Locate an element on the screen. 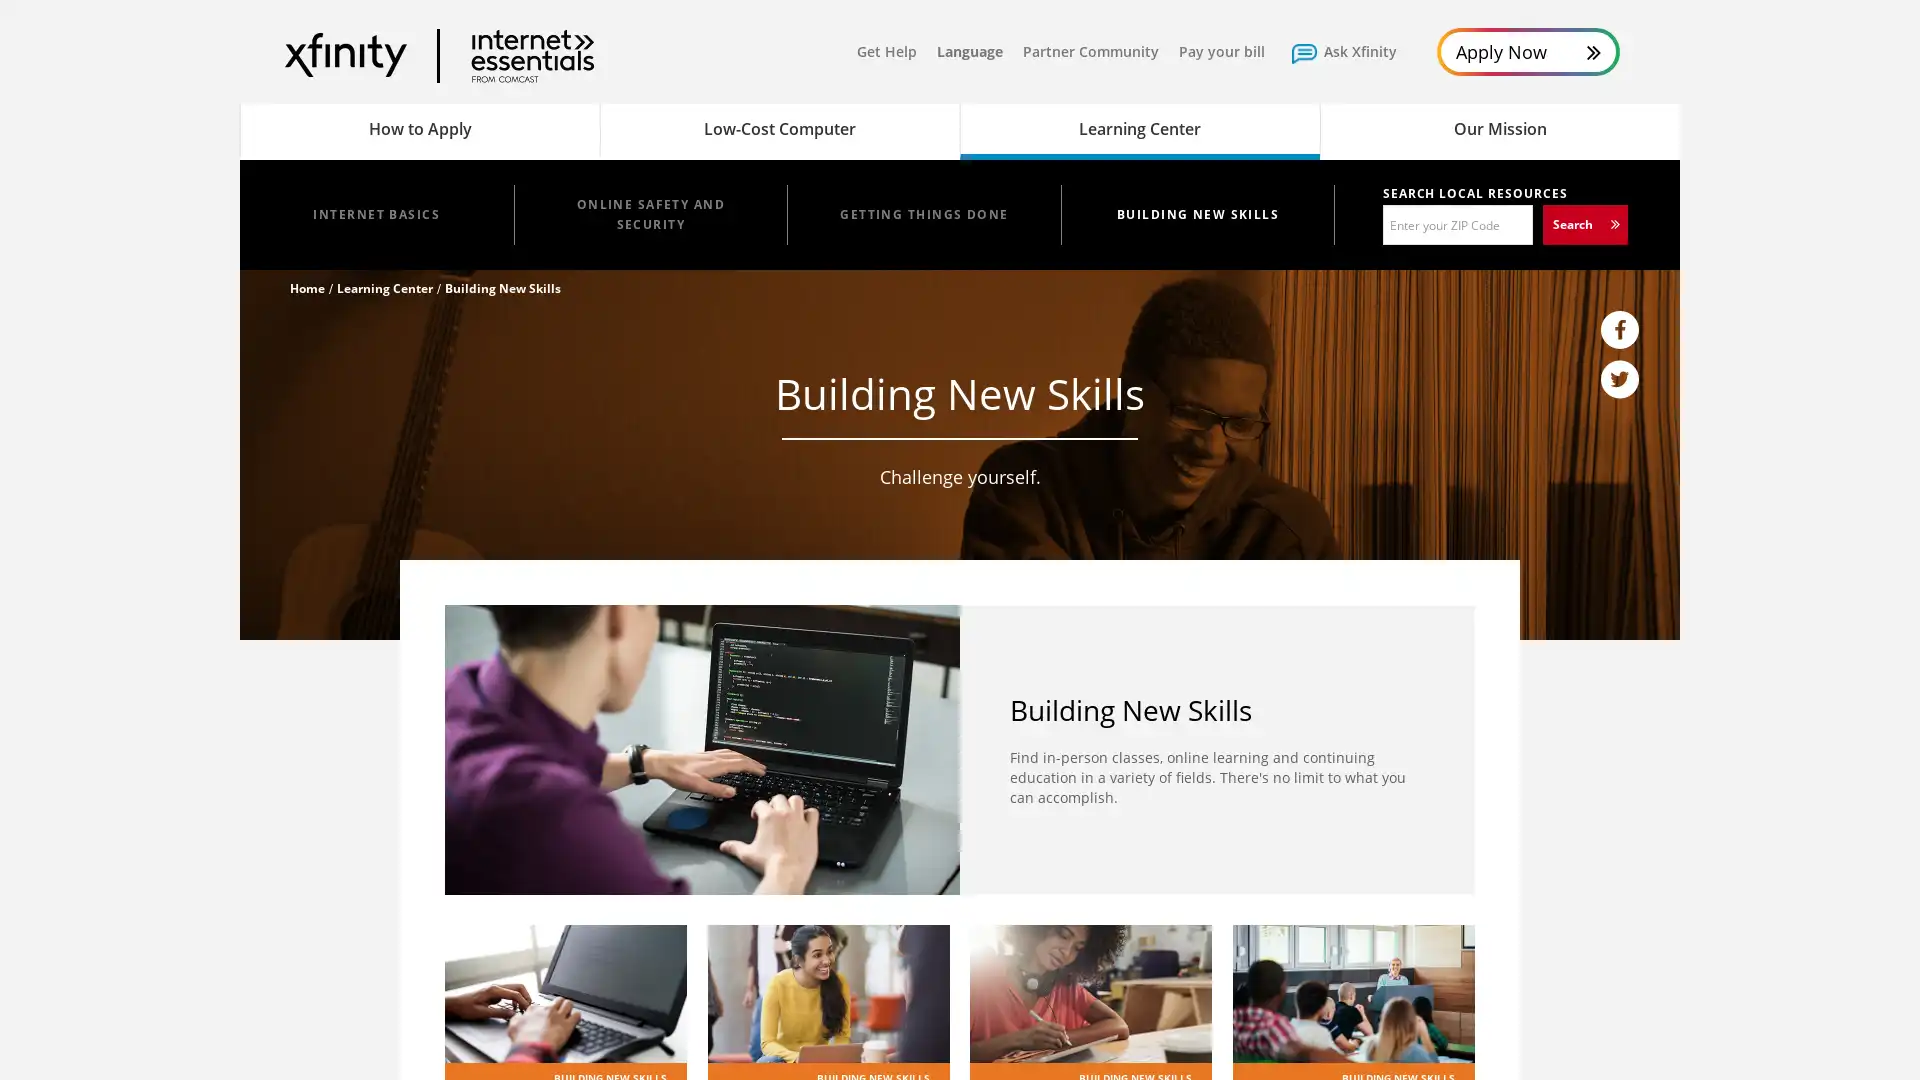 The width and height of the screenshot is (1920, 1080). Apply Now is located at coordinates (1527, 46).